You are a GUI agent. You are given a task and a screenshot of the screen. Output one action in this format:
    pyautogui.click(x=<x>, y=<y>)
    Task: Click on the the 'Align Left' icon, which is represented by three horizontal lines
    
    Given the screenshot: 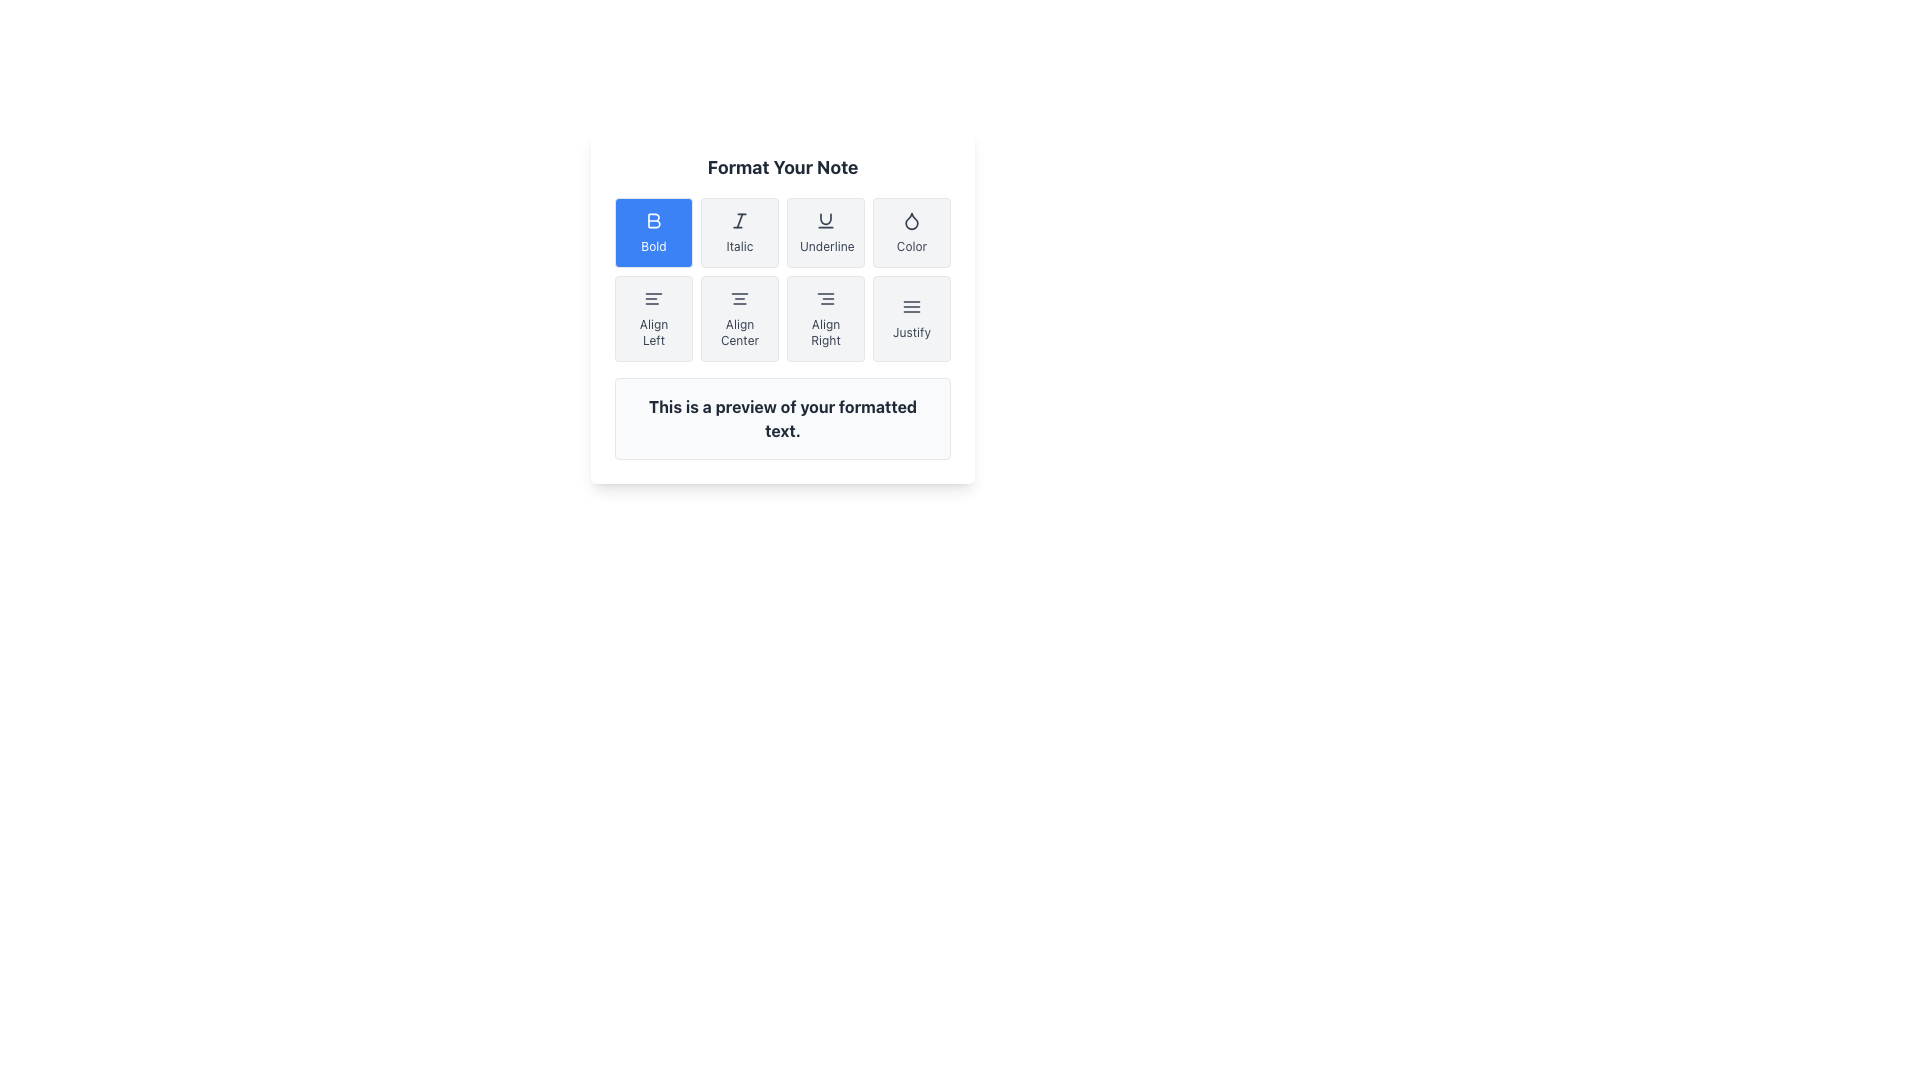 What is the action you would take?
    pyautogui.click(x=653, y=299)
    